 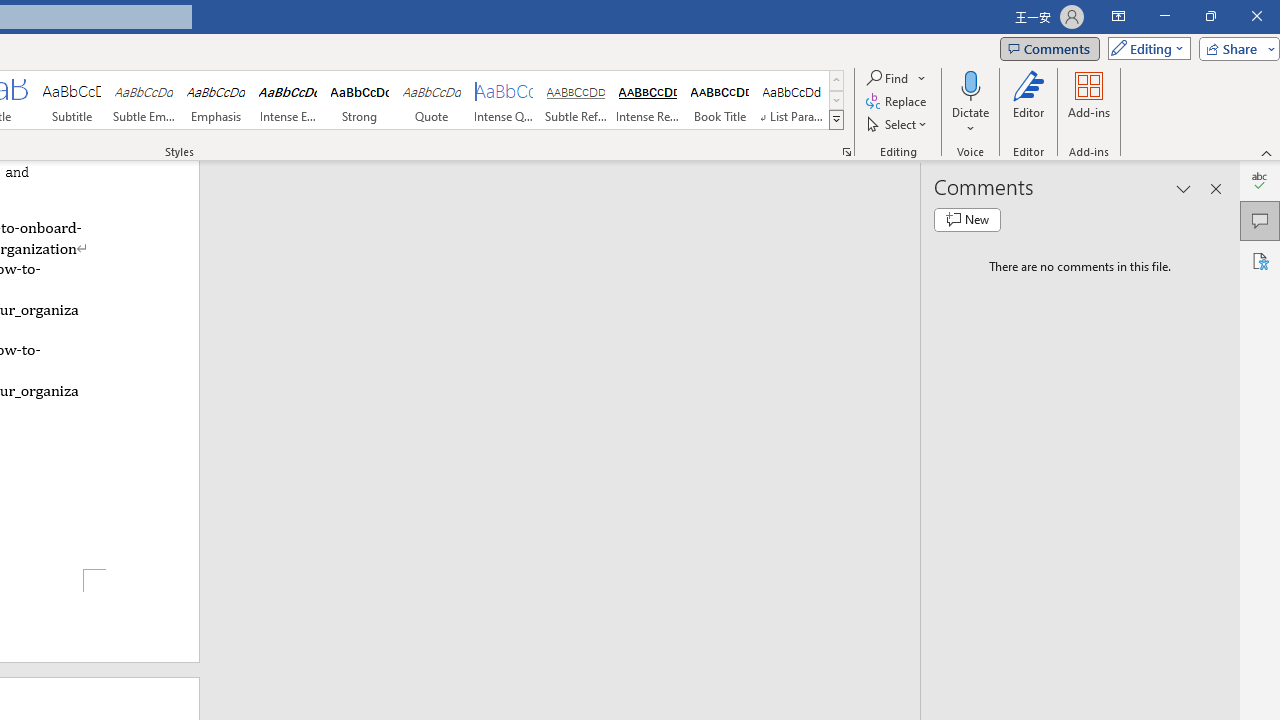 I want to click on 'Subtitle', so click(x=71, y=100).